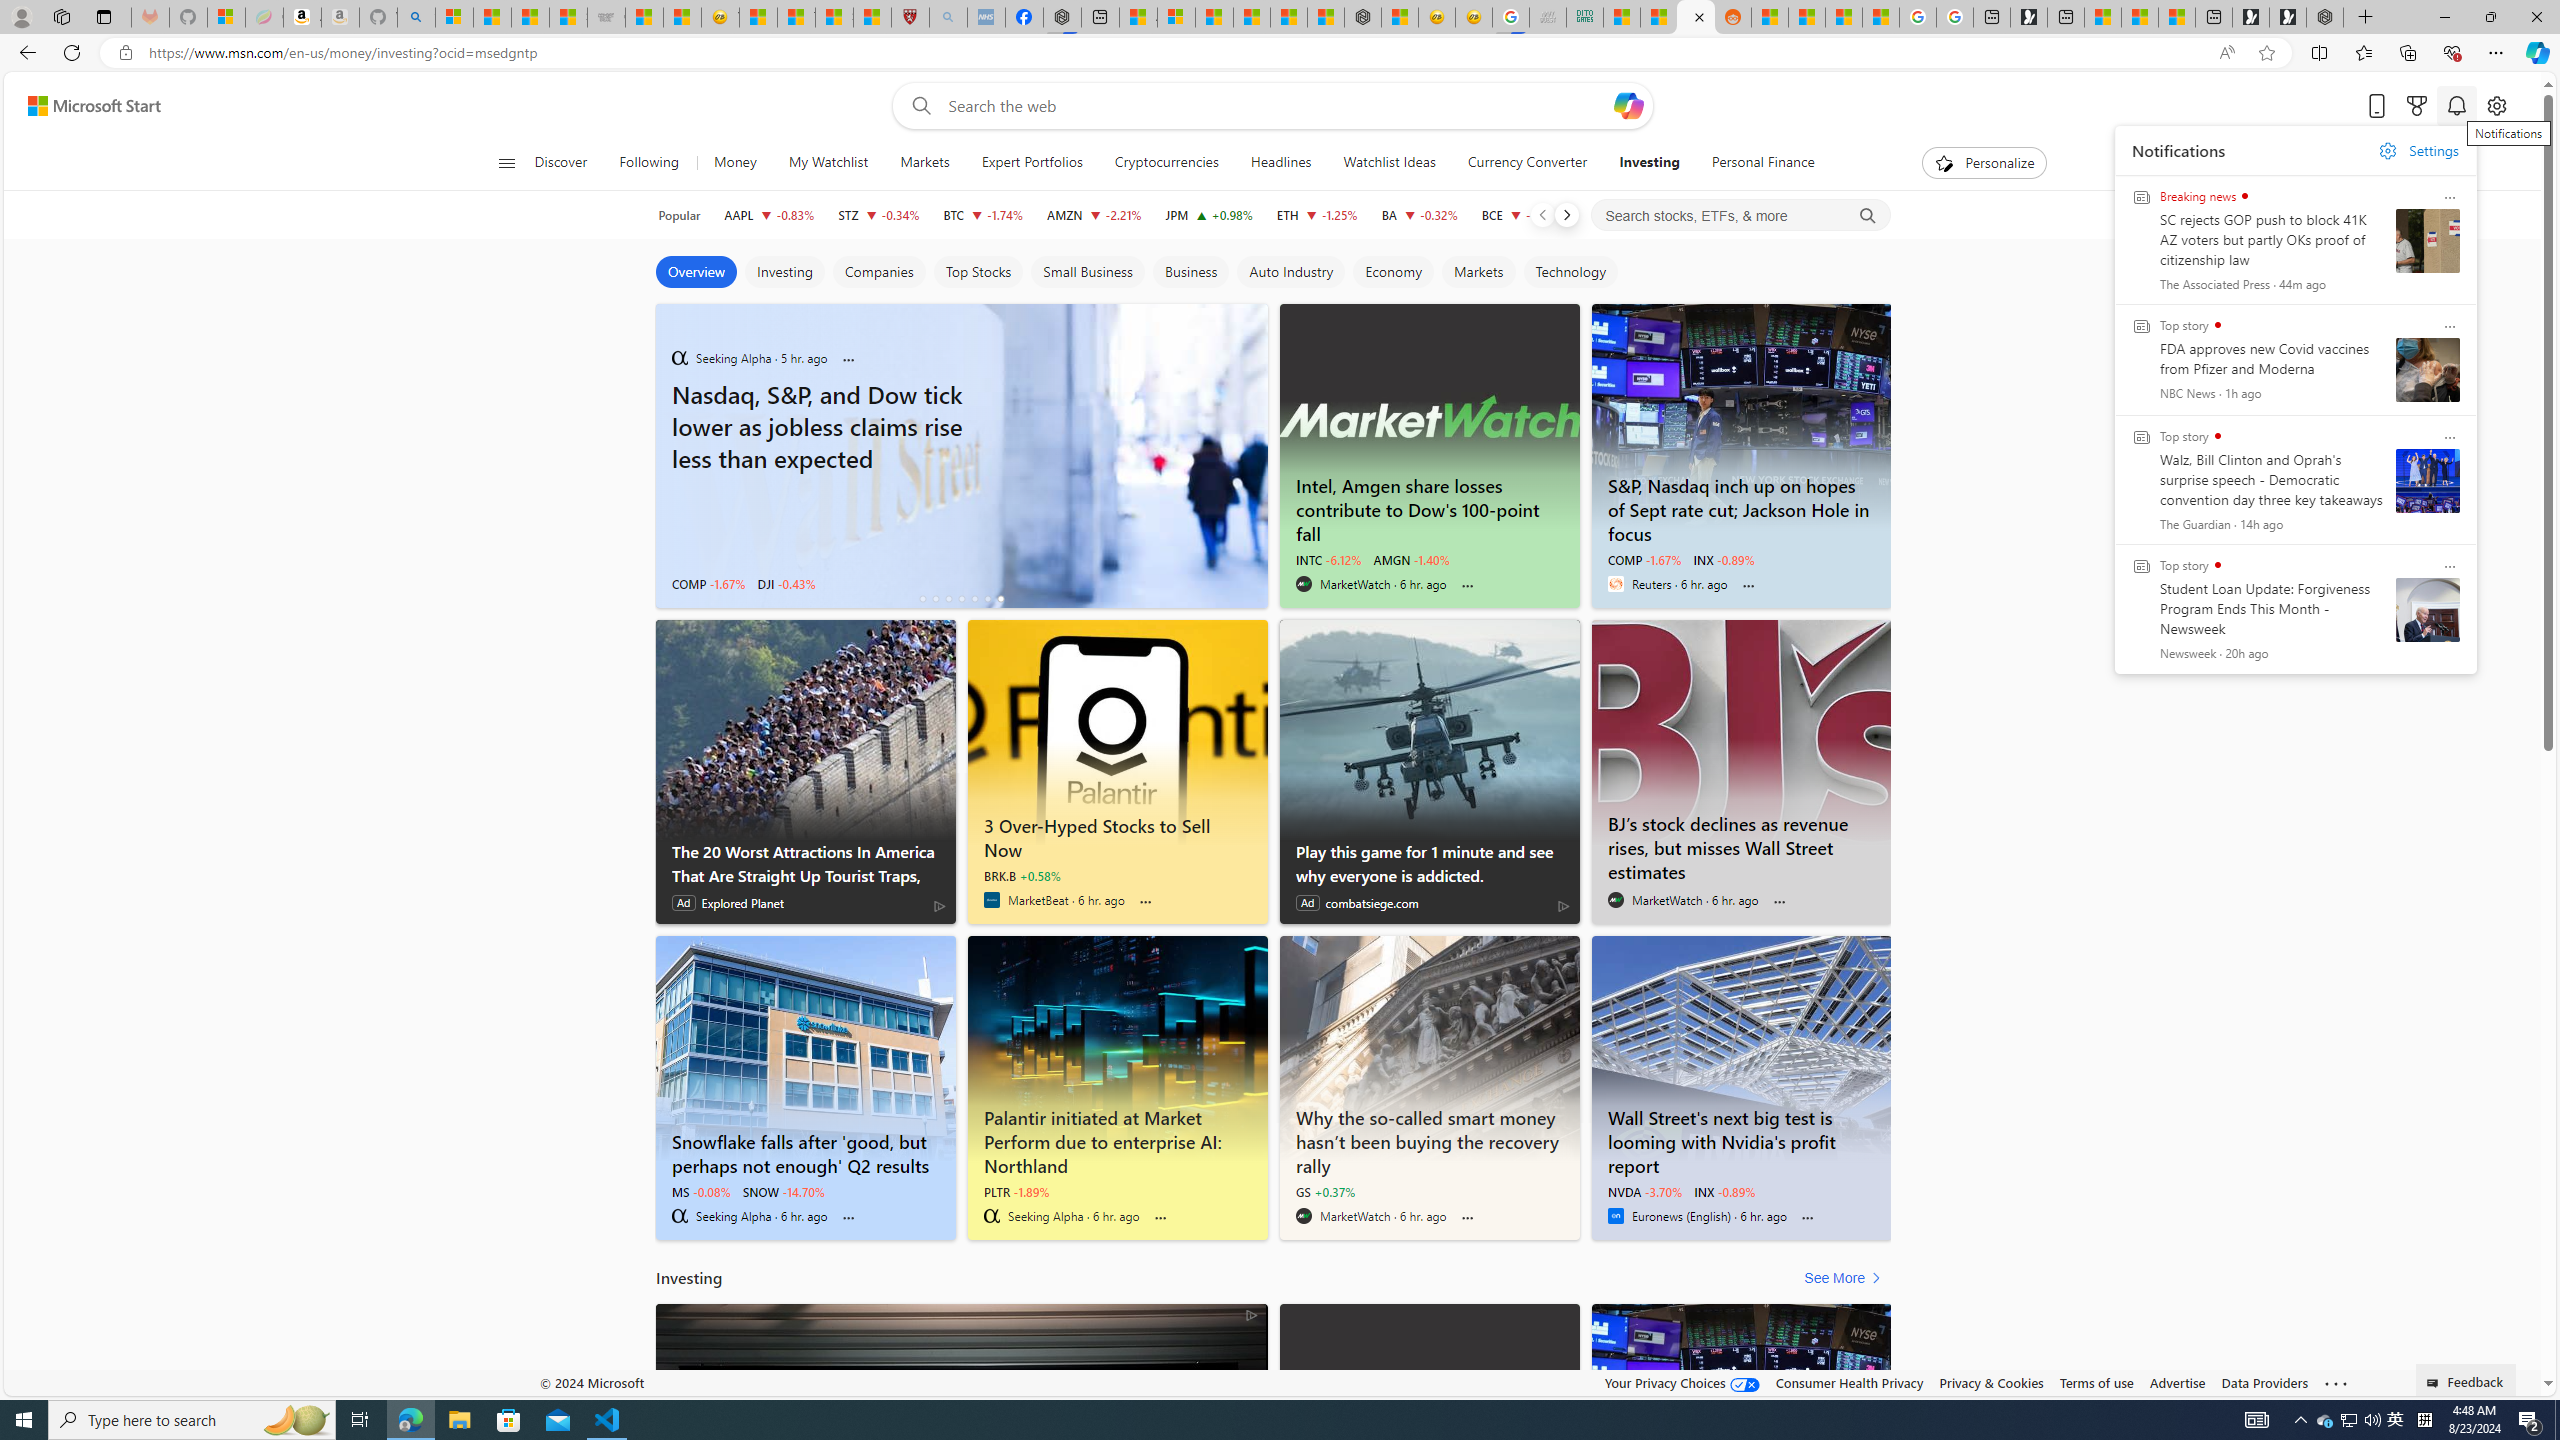  What do you see at coordinates (568, 162) in the screenshot?
I see `'Discover'` at bounding box center [568, 162].